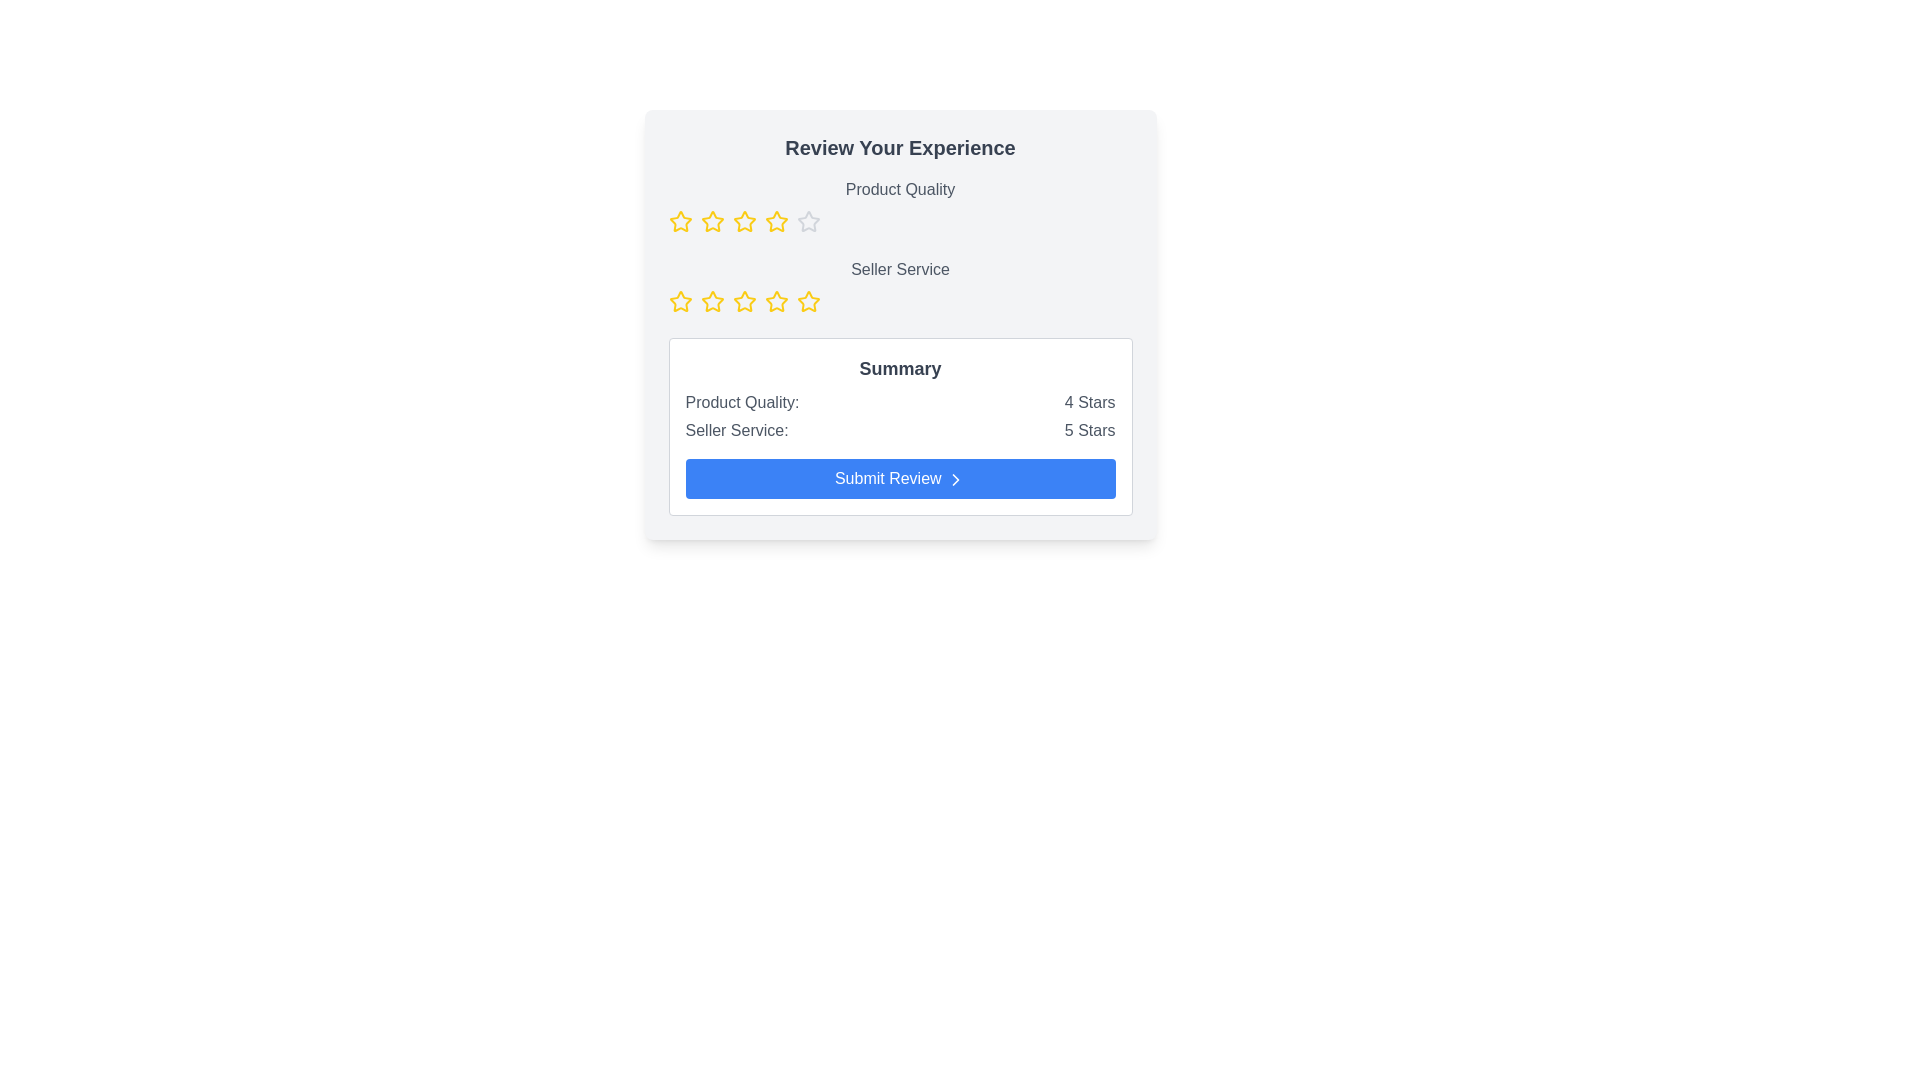  I want to click on the fourth rating star icon, which has a yellow border and a white interior, so click(743, 221).